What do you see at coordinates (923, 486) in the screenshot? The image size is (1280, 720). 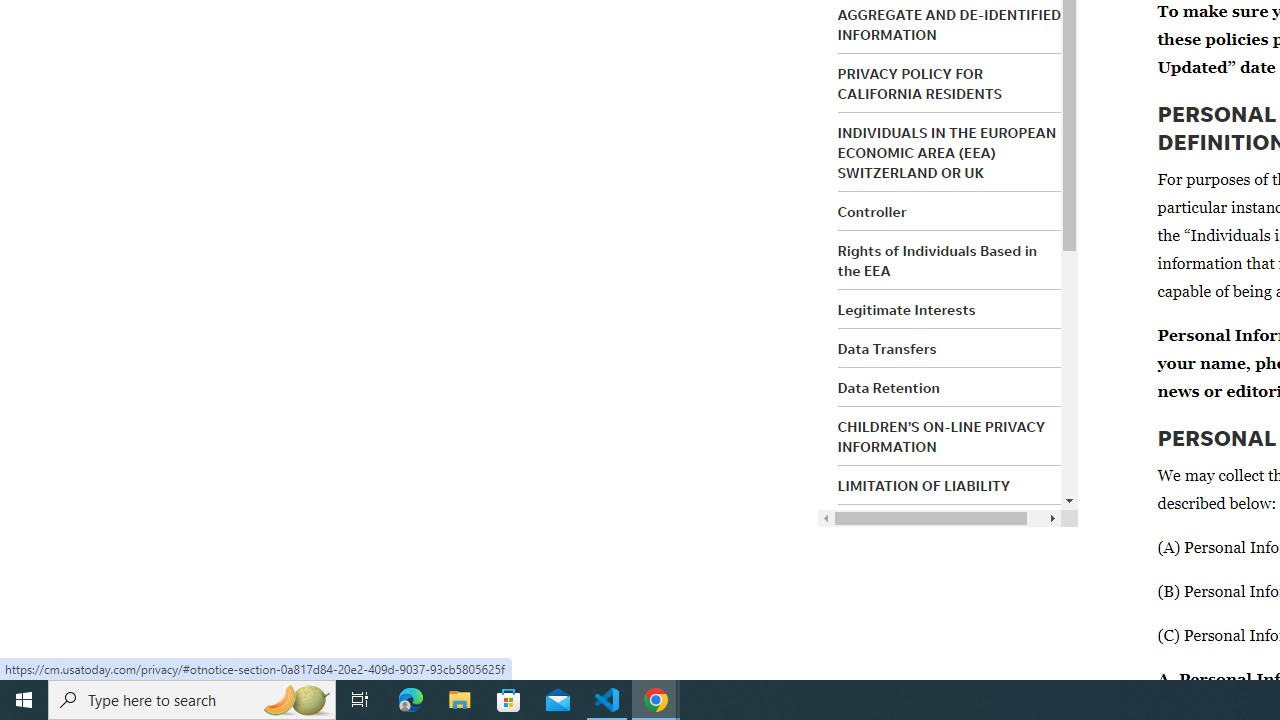 I see `'LIMITATION OF LIABILITY'` at bounding box center [923, 486].